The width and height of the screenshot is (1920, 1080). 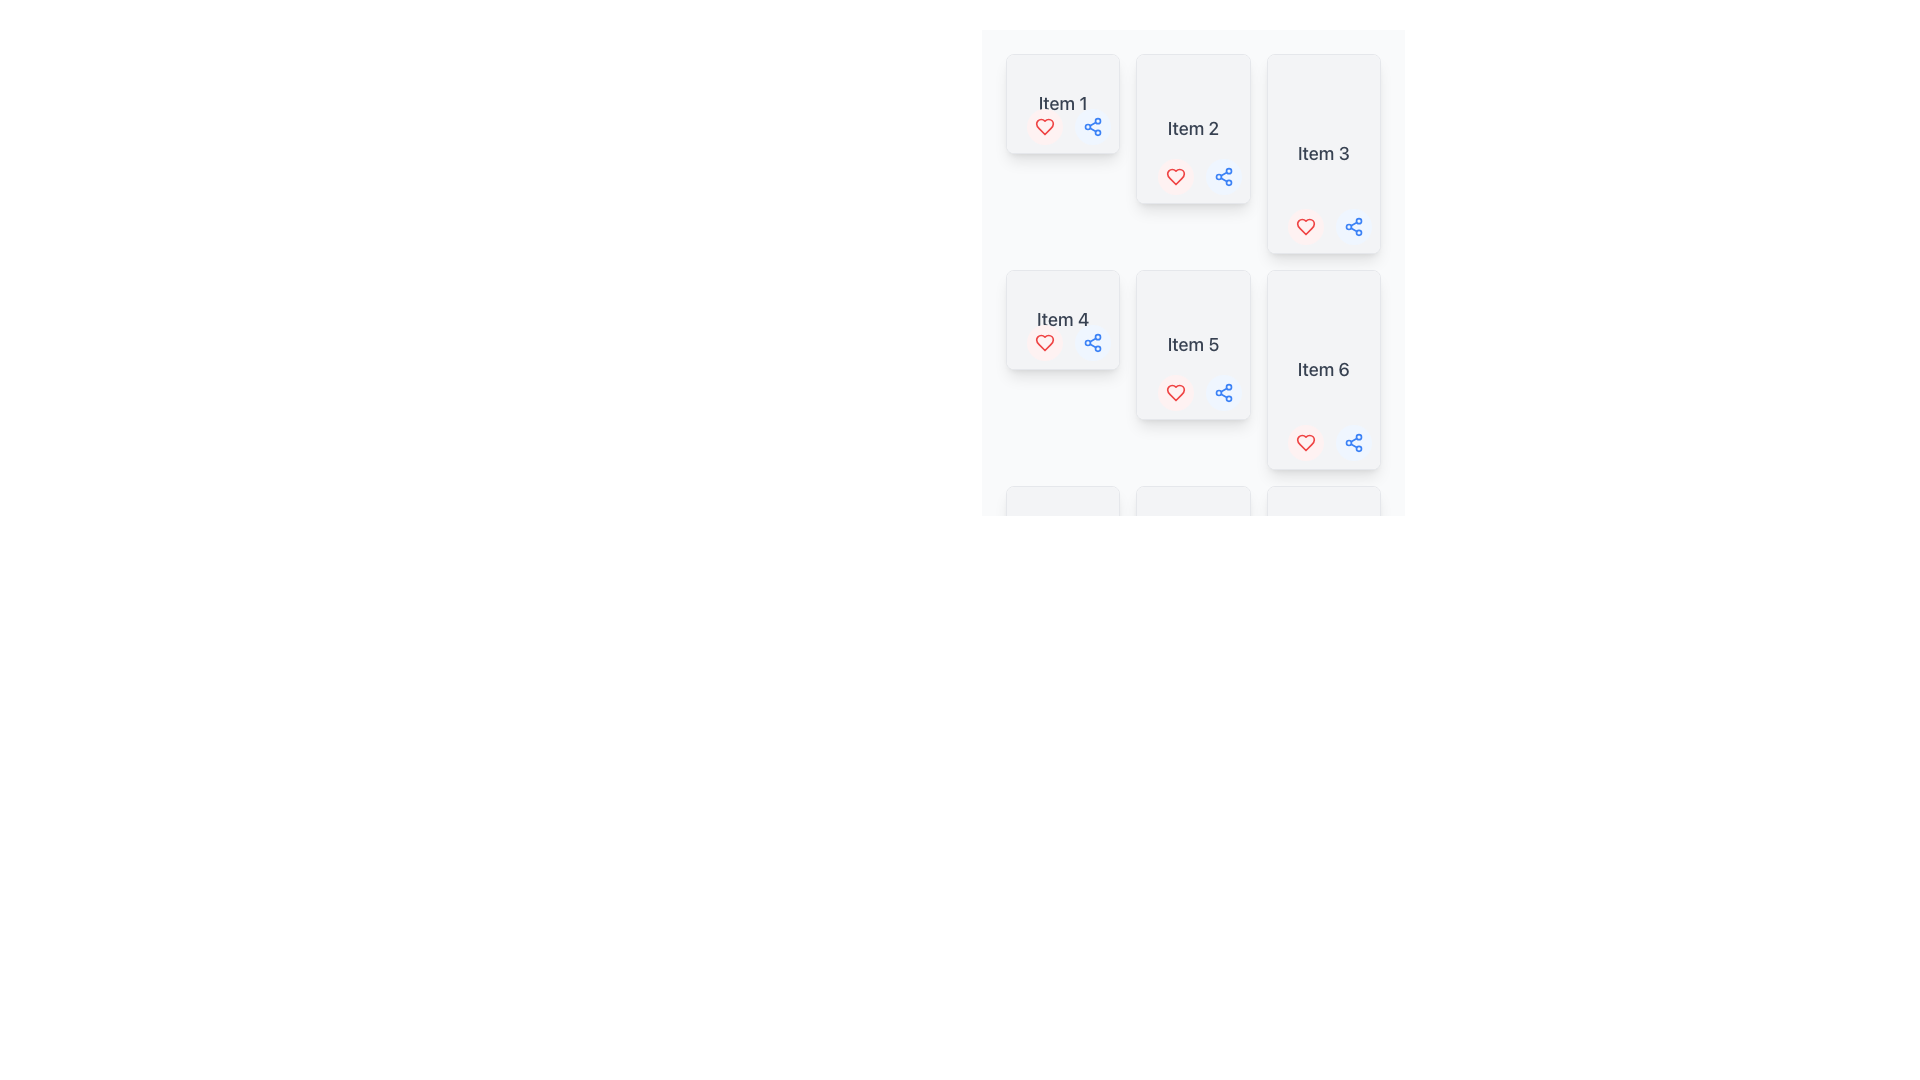 I want to click on the heart icon located below 'Item 4' and to the left of the blue share icon to like or favorite the item, so click(x=1044, y=342).